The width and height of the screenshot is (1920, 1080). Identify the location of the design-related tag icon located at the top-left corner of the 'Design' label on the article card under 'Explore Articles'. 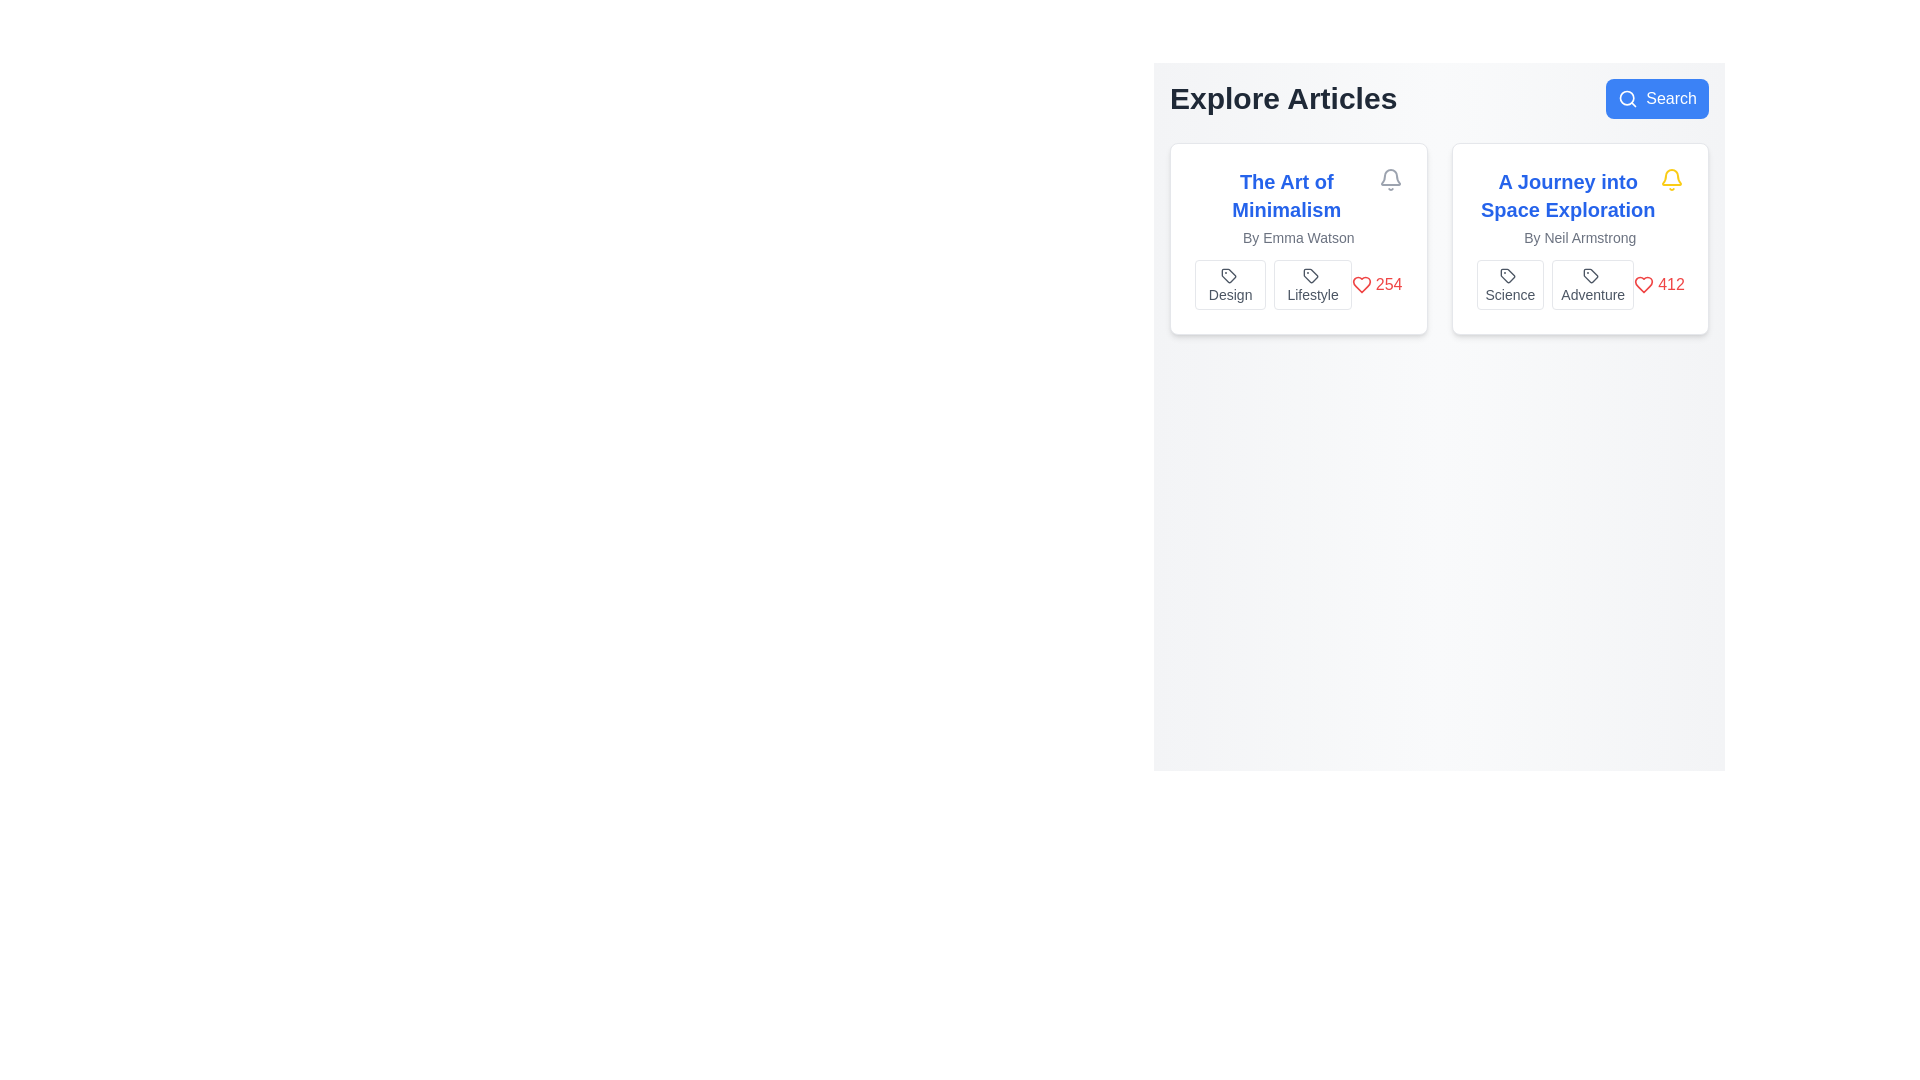
(1227, 276).